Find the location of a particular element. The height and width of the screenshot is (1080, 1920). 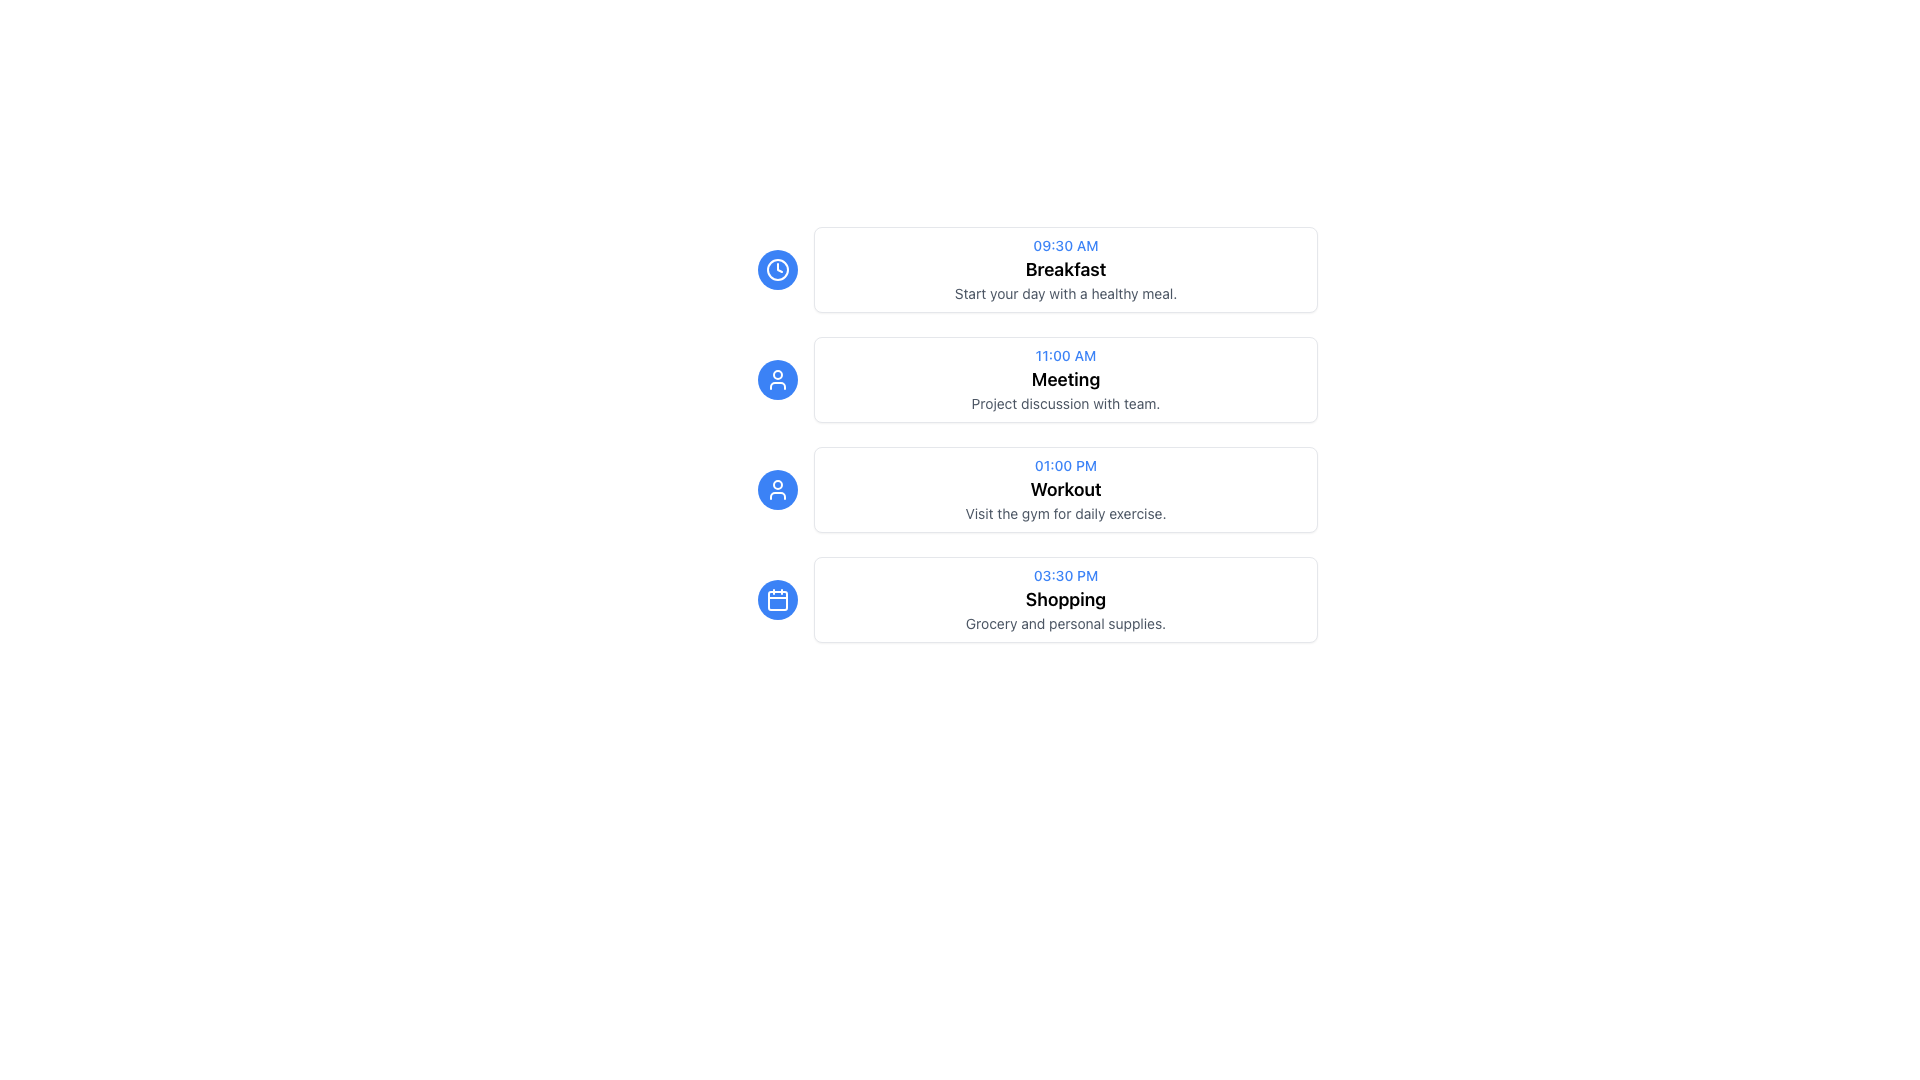

the bolded text label saying 'Workout', which is centered within a bordered panel and positioned between a time label and a description text is located at coordinates (1064, 489).